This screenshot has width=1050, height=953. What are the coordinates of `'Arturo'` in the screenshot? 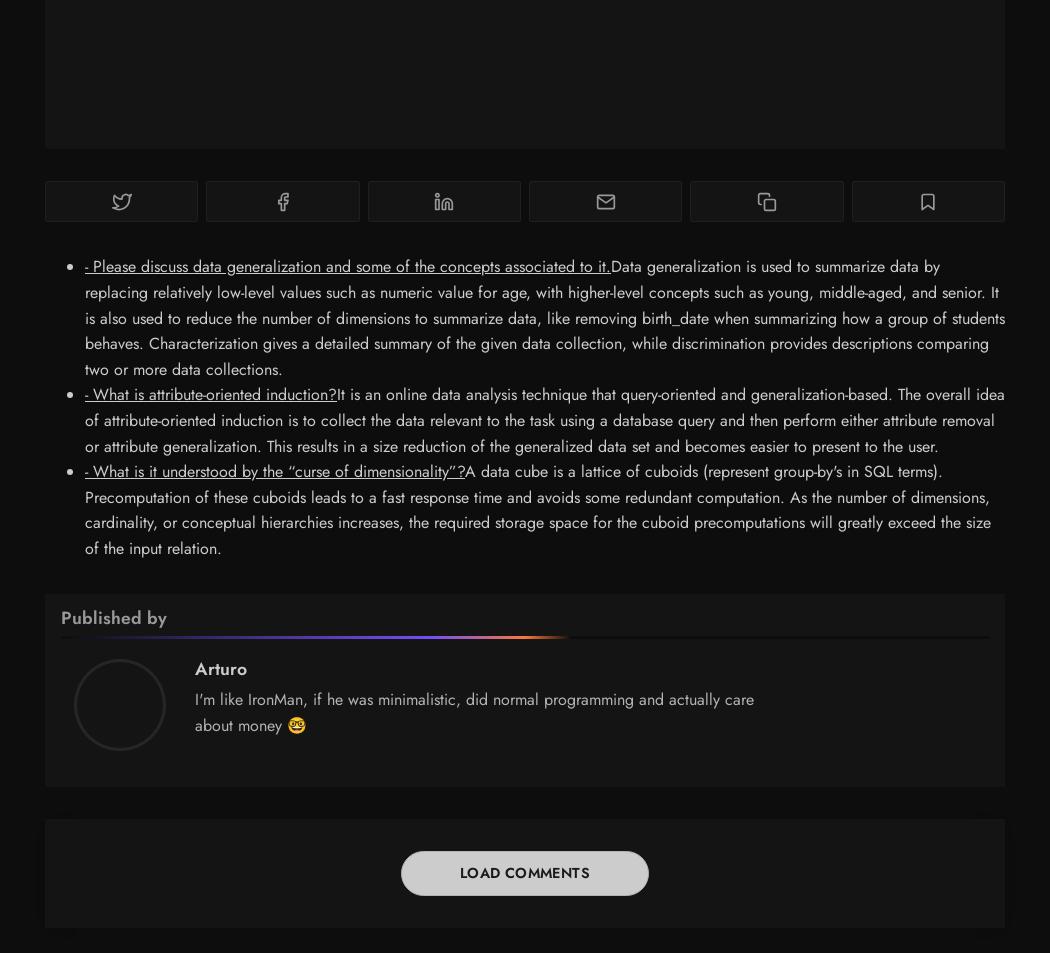 It's located at (220, 667).